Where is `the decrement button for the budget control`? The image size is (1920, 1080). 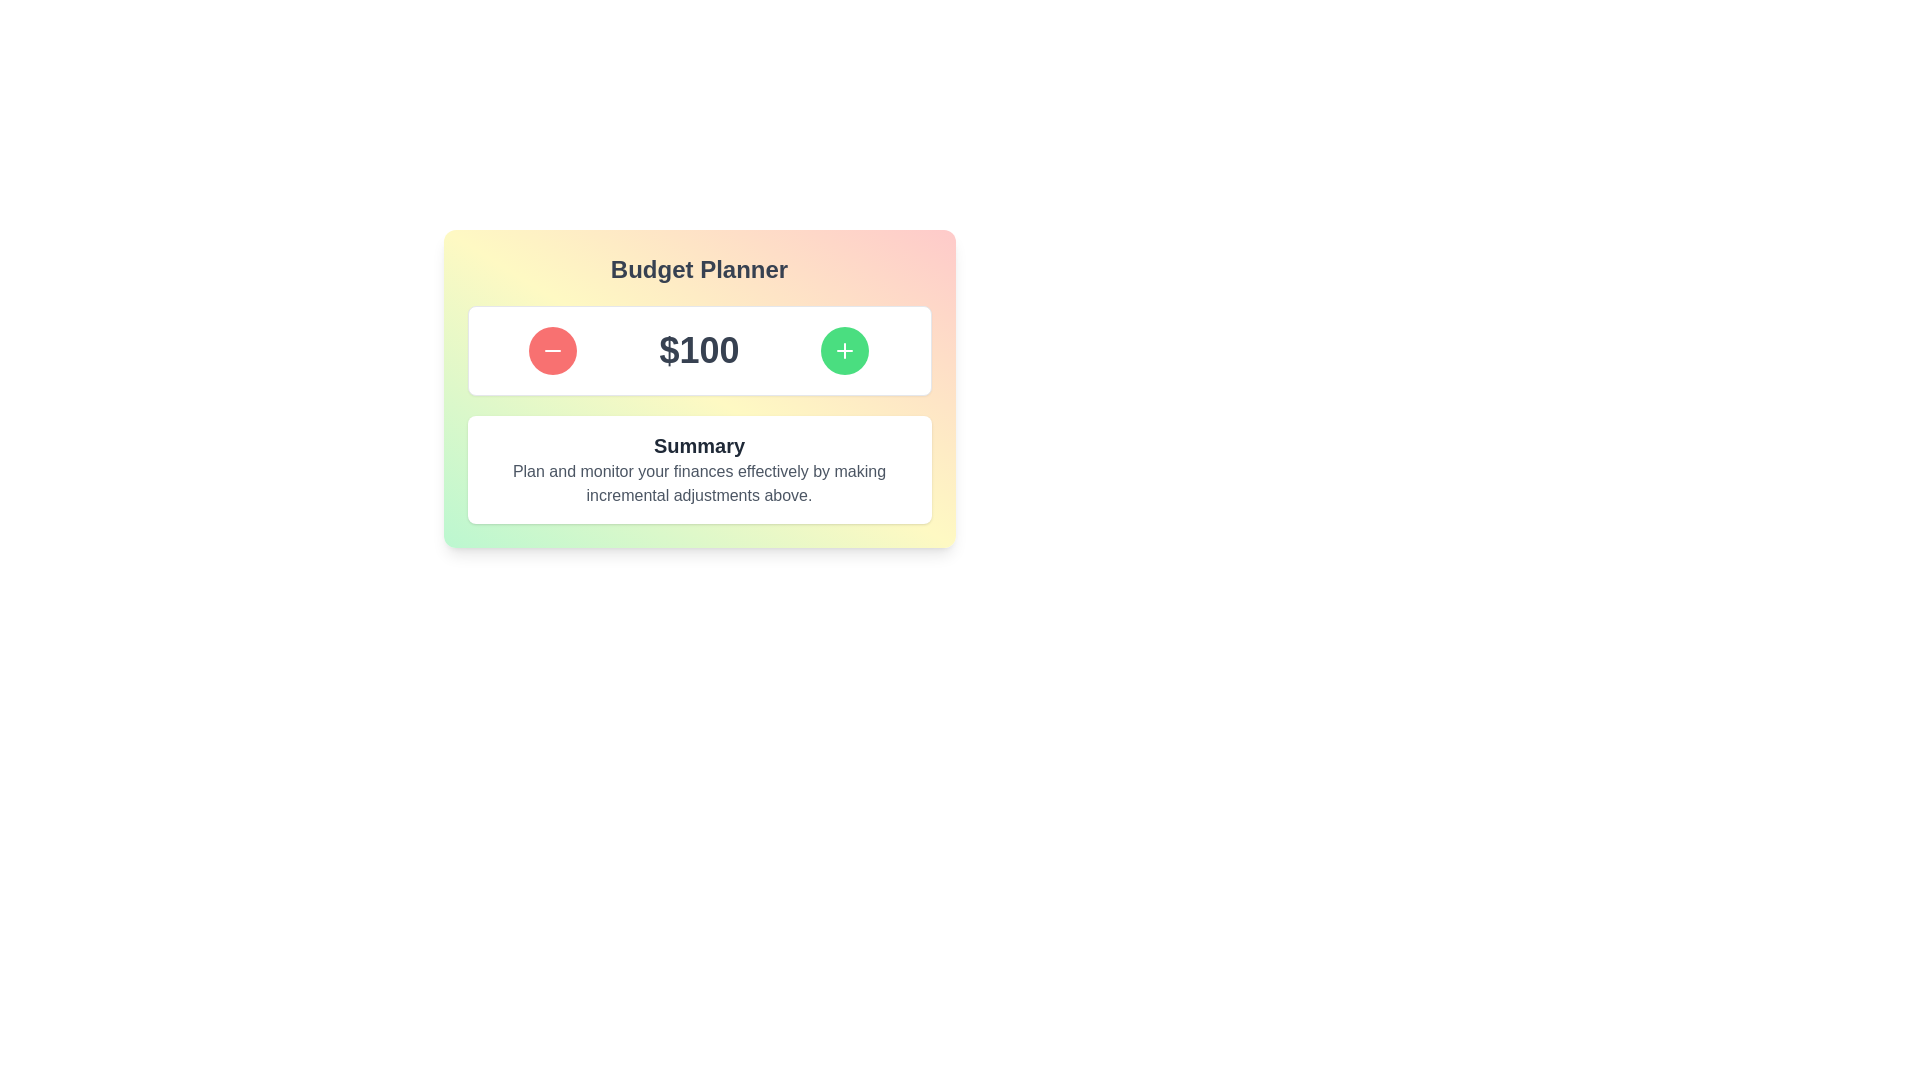 the decrement button for the budget control is located at coordinates (553, 350).